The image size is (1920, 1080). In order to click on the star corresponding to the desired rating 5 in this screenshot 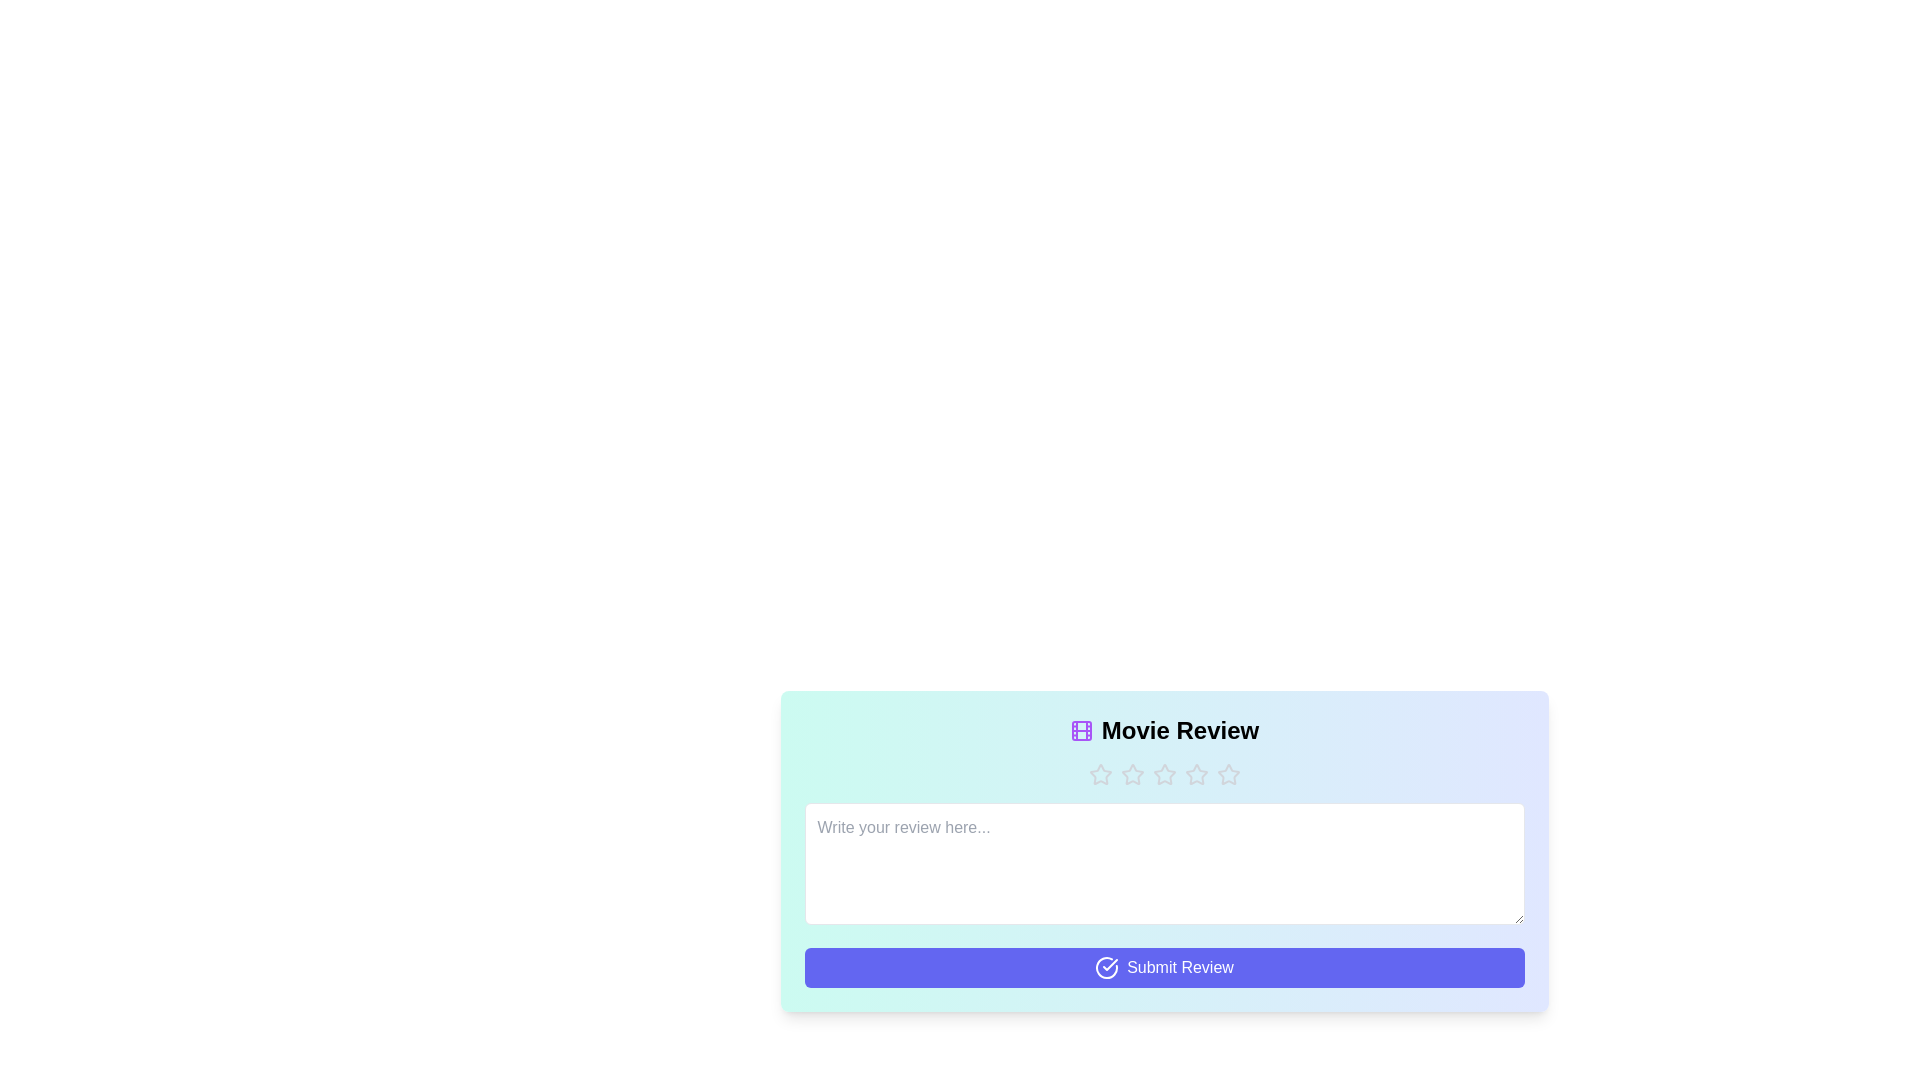, I will do `click(1227, 774)`.